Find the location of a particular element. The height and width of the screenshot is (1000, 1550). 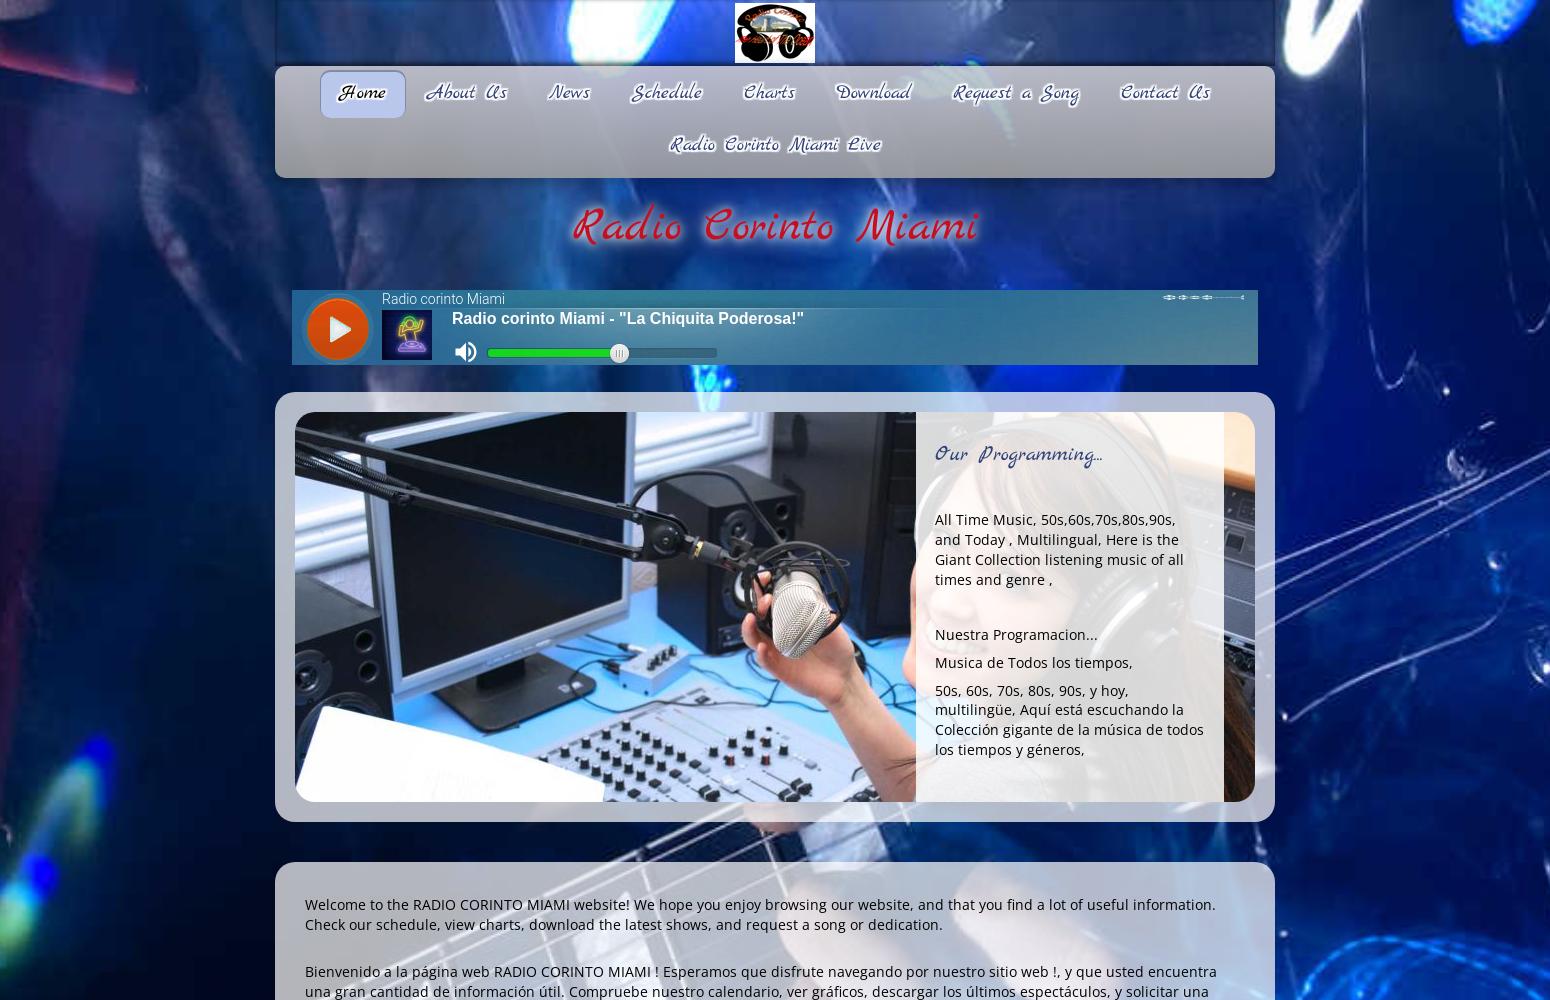

'Aquí' is located at coordinates (1035, 708).